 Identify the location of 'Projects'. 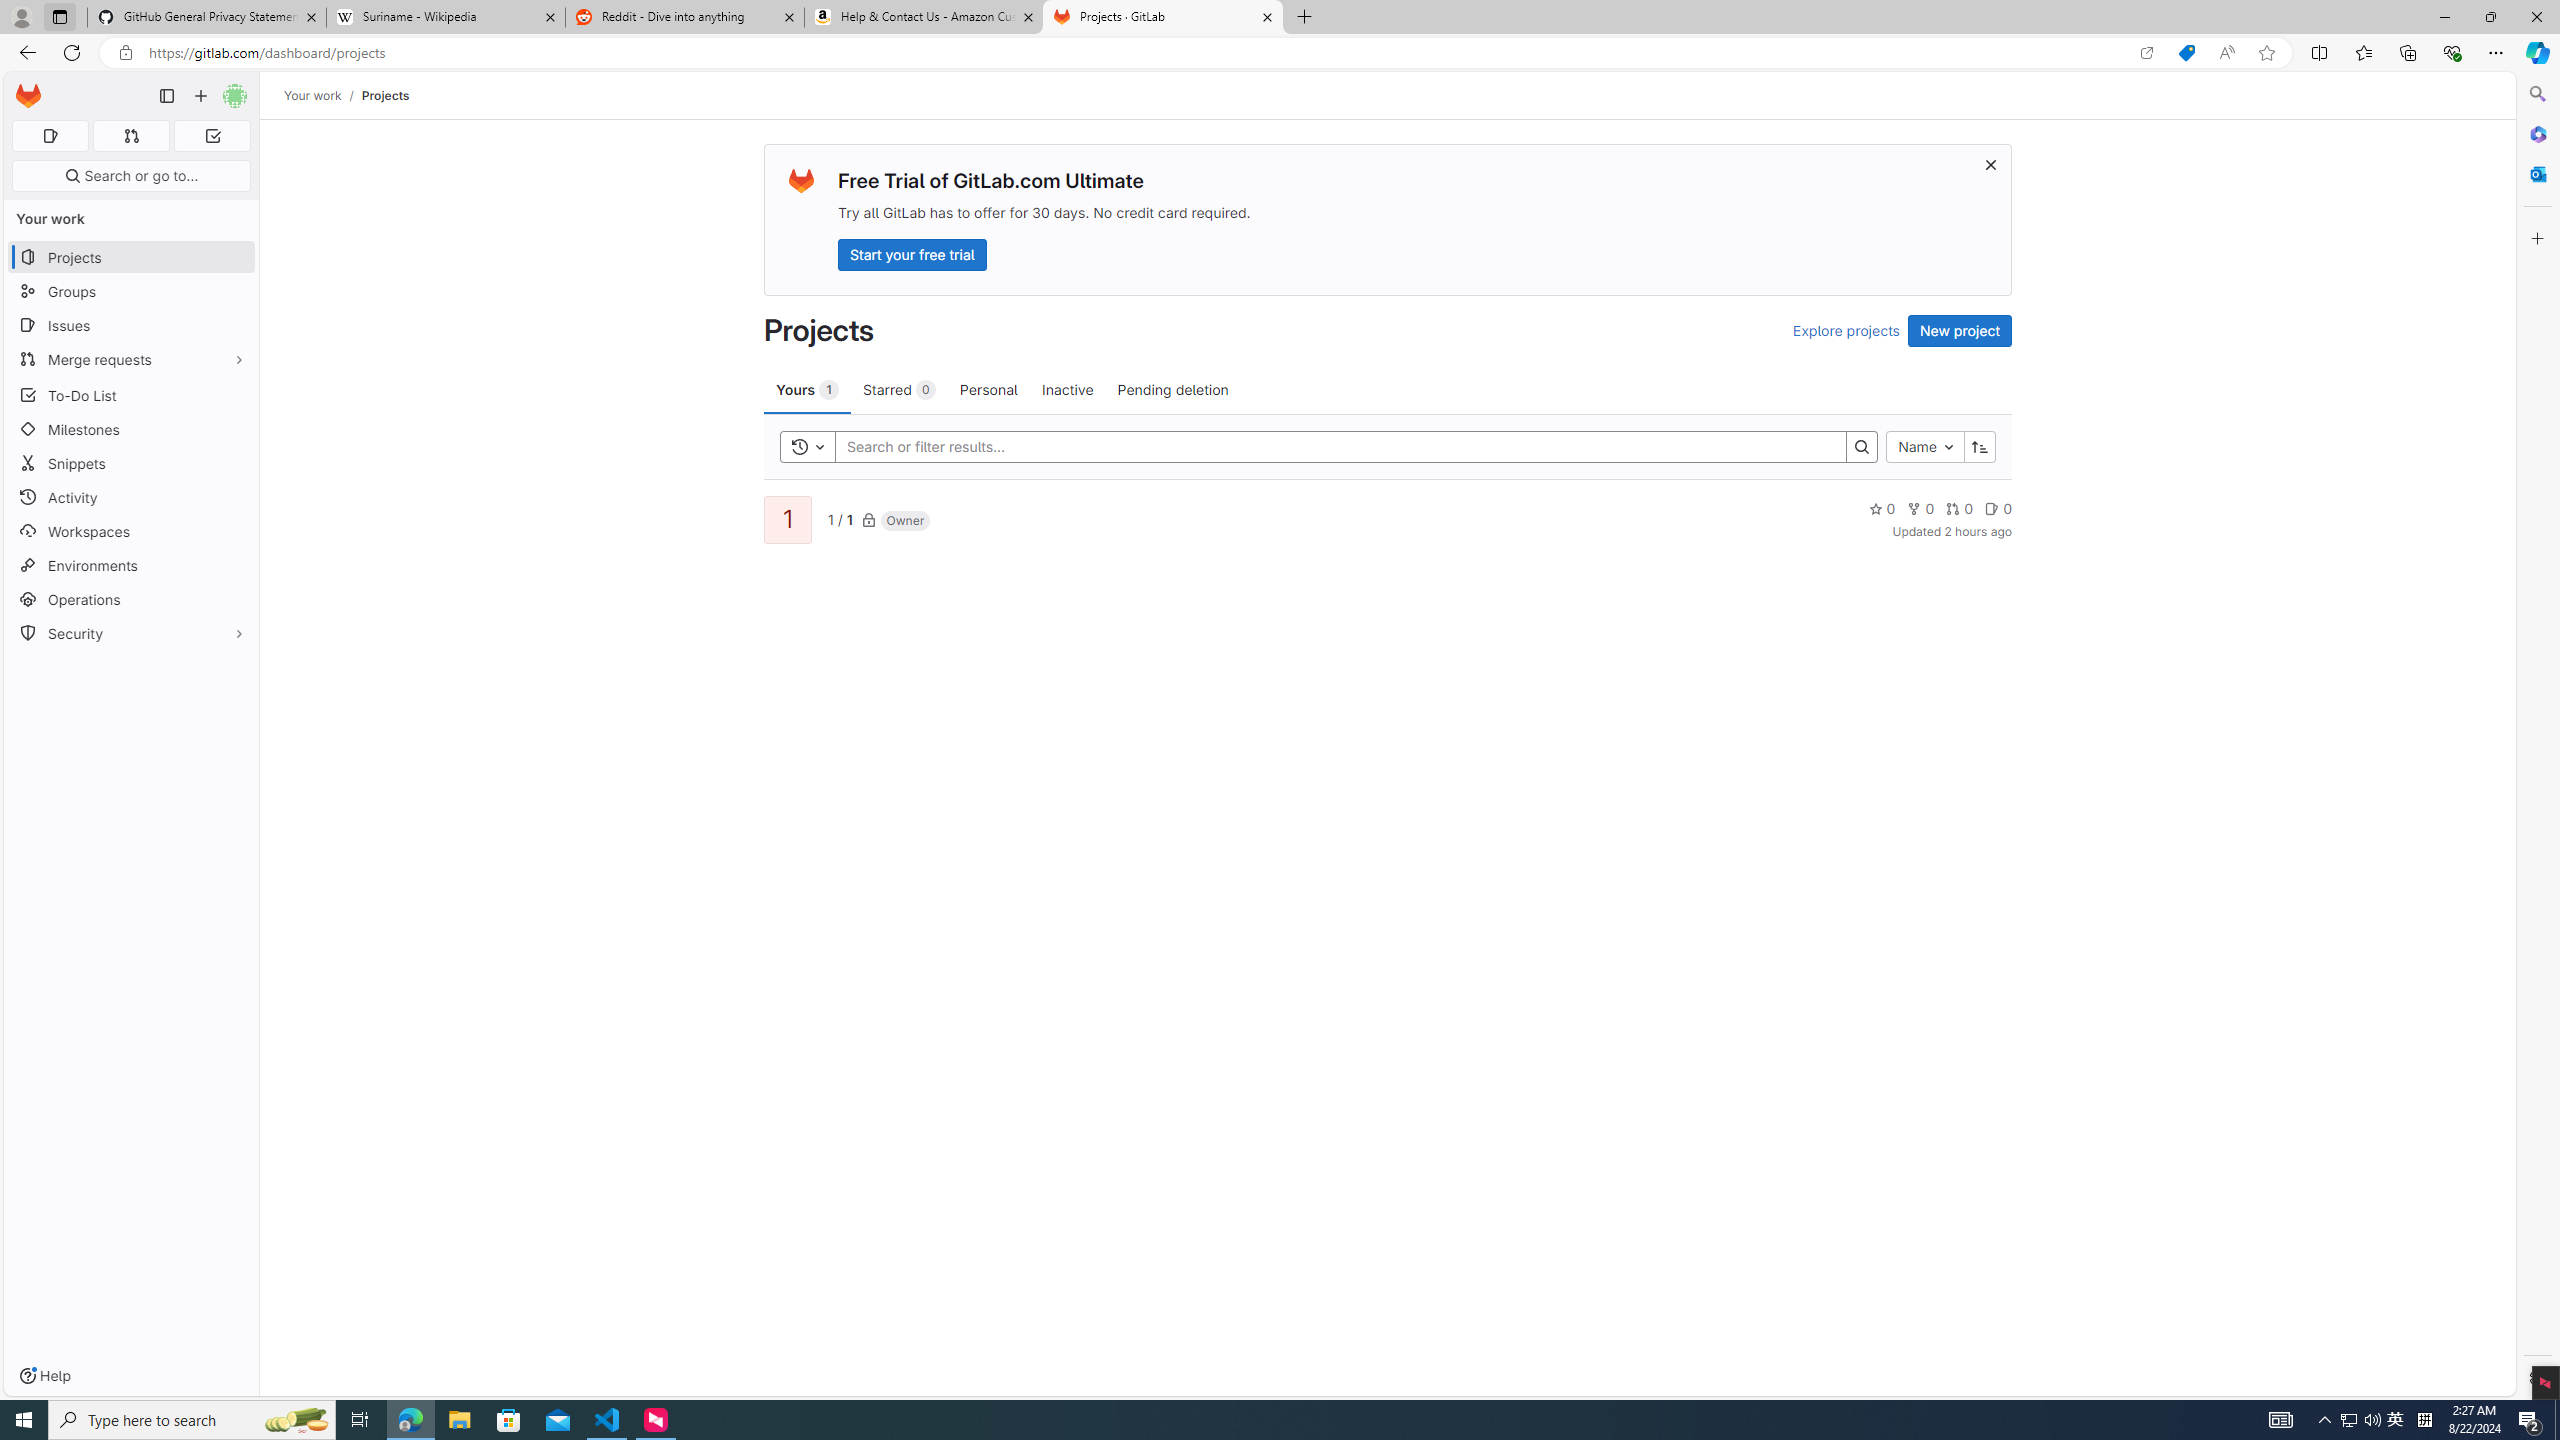
(384, 95).